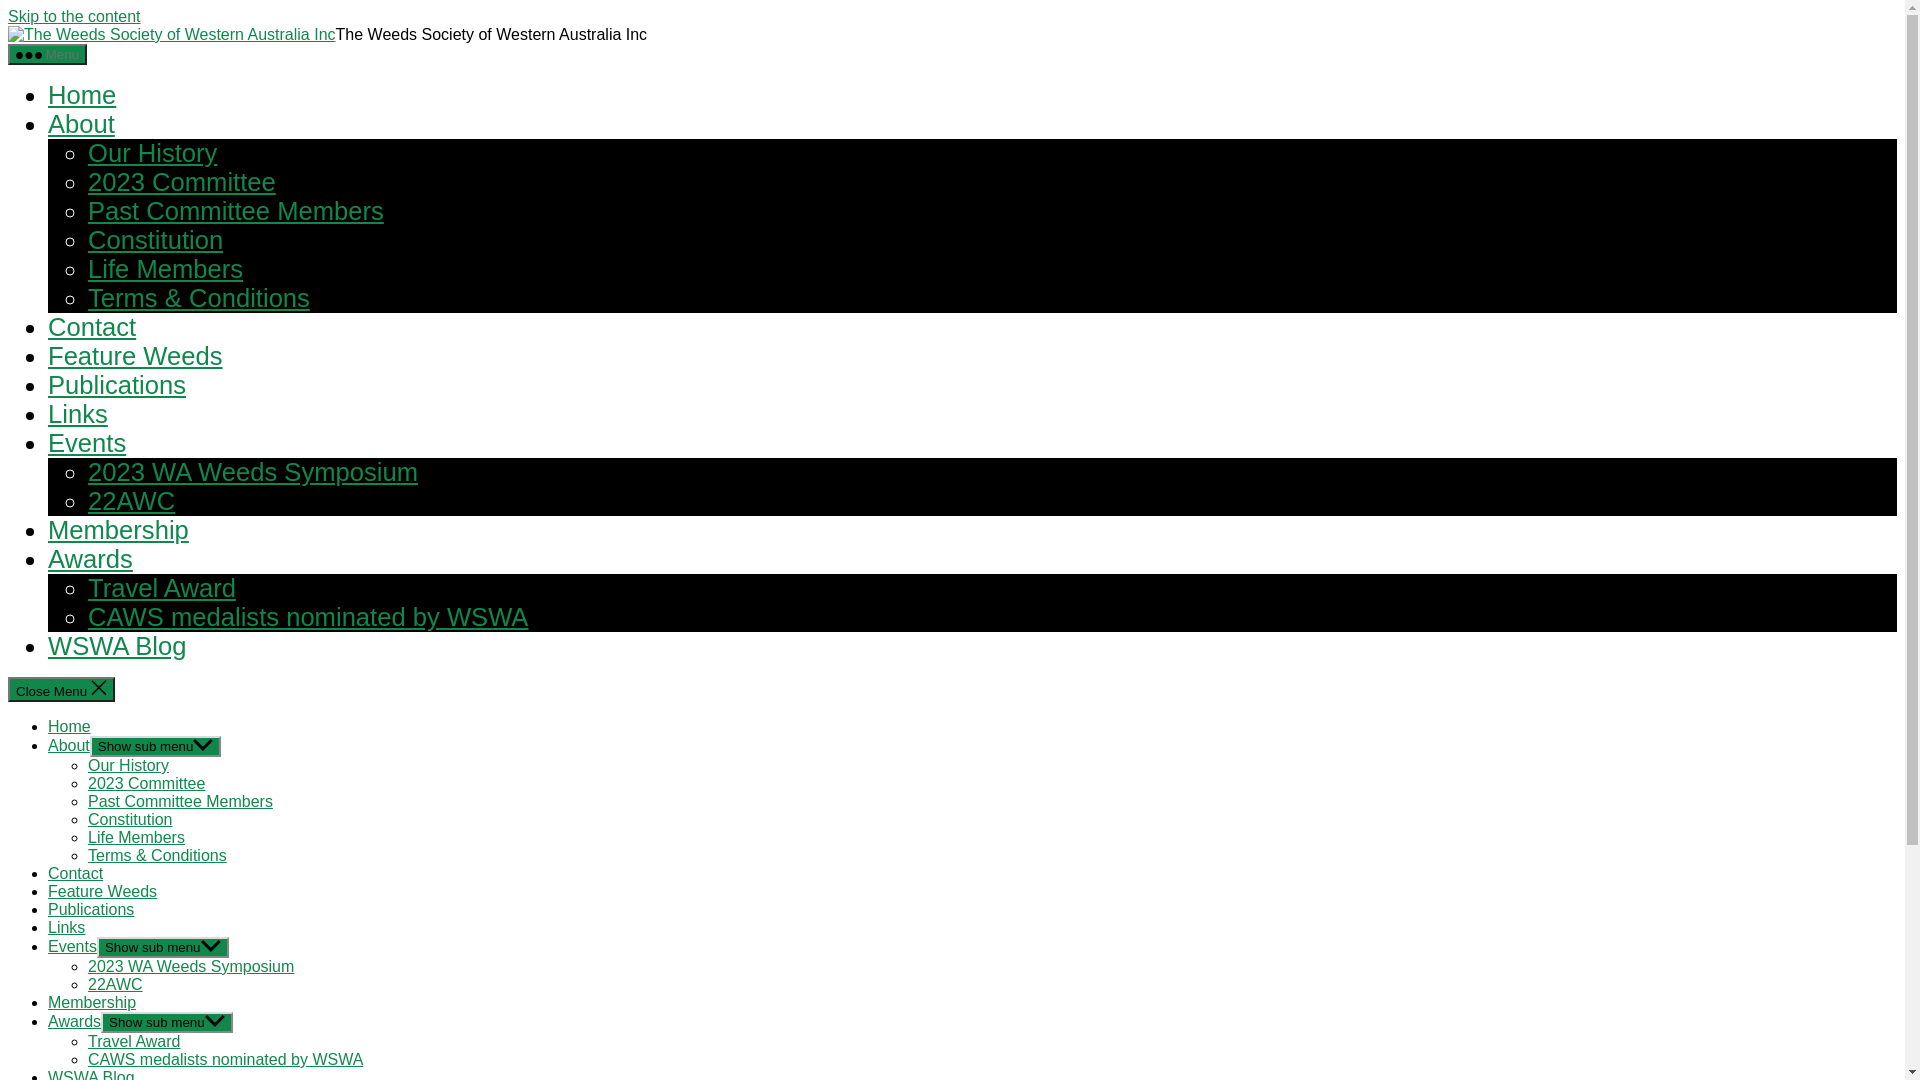 The image size is (1920, 1080). I want to click on 'Travel Award', so click(133, 1040).